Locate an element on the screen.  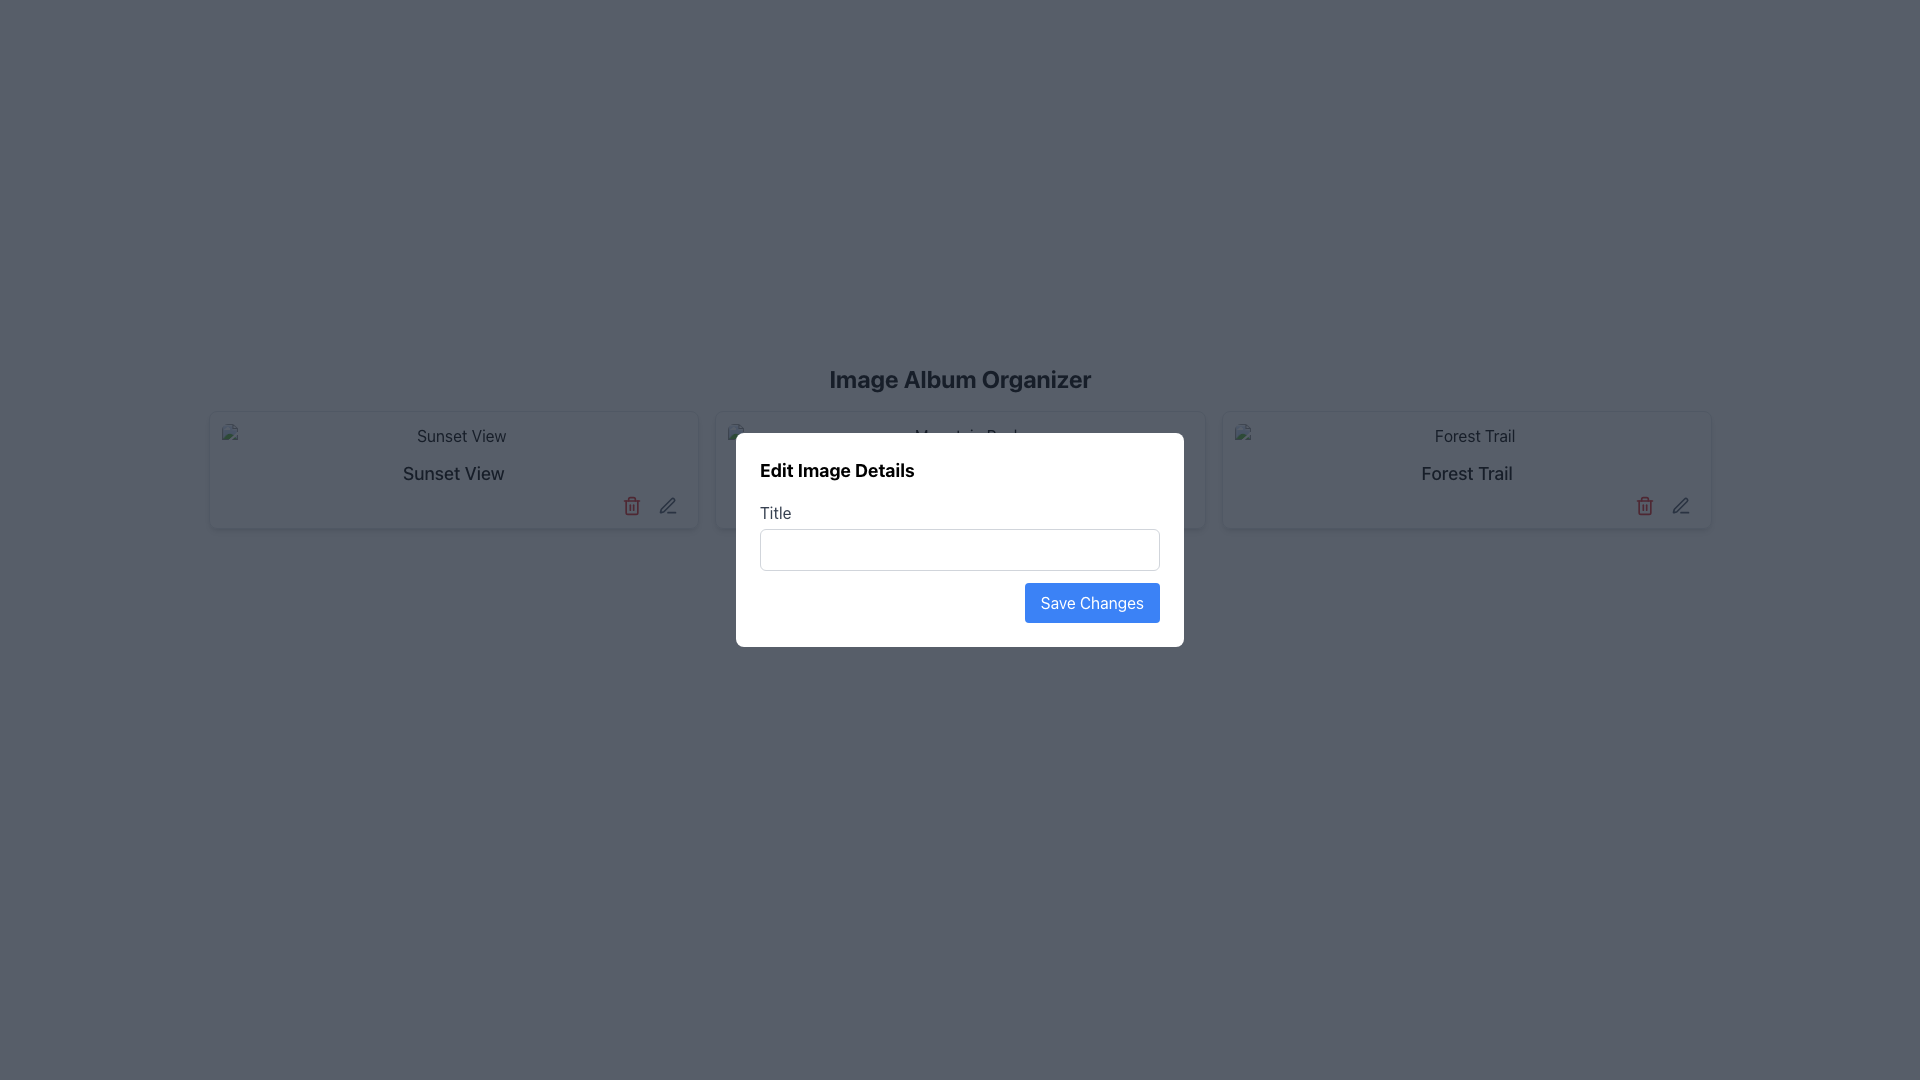
the red trash can icon button located in the lower right corner of the 'Sunset View' card, immediately to the left of the pencil icon is located at coordinates (631, 504).